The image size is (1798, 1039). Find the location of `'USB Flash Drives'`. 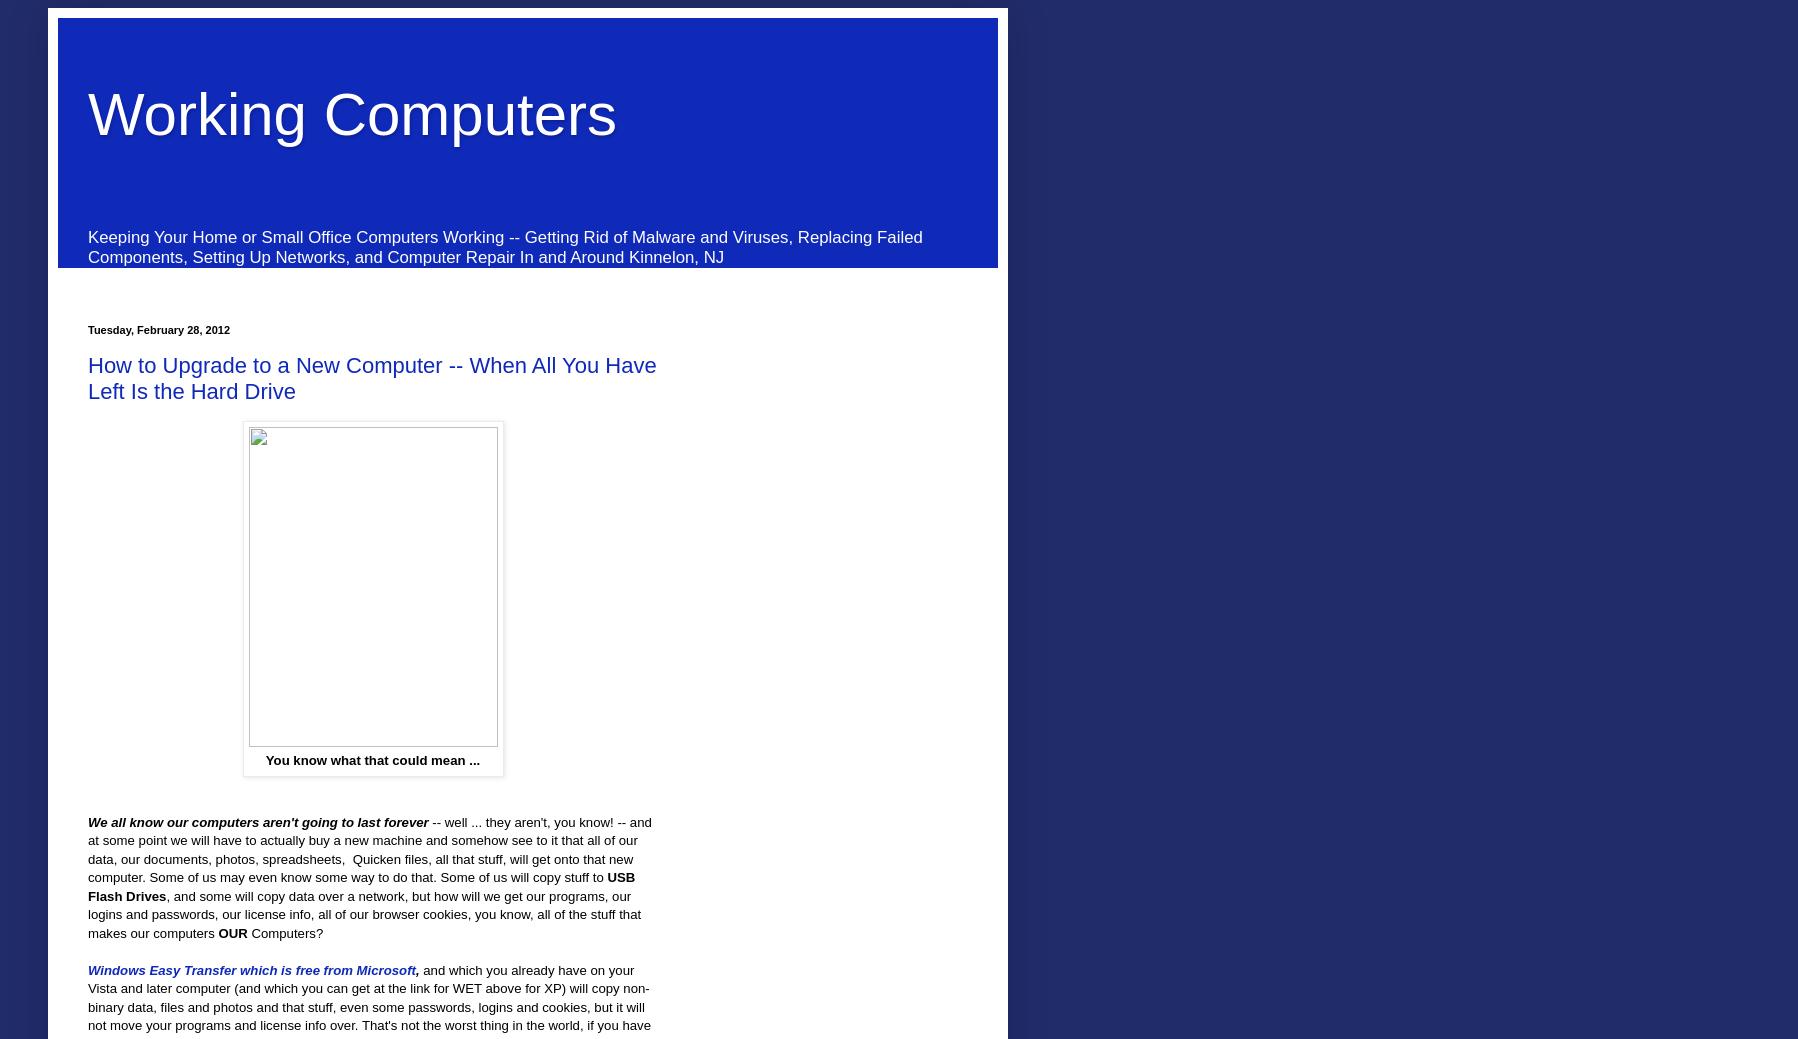

'USB Flash Drives' is located at coordinates (360, 886).